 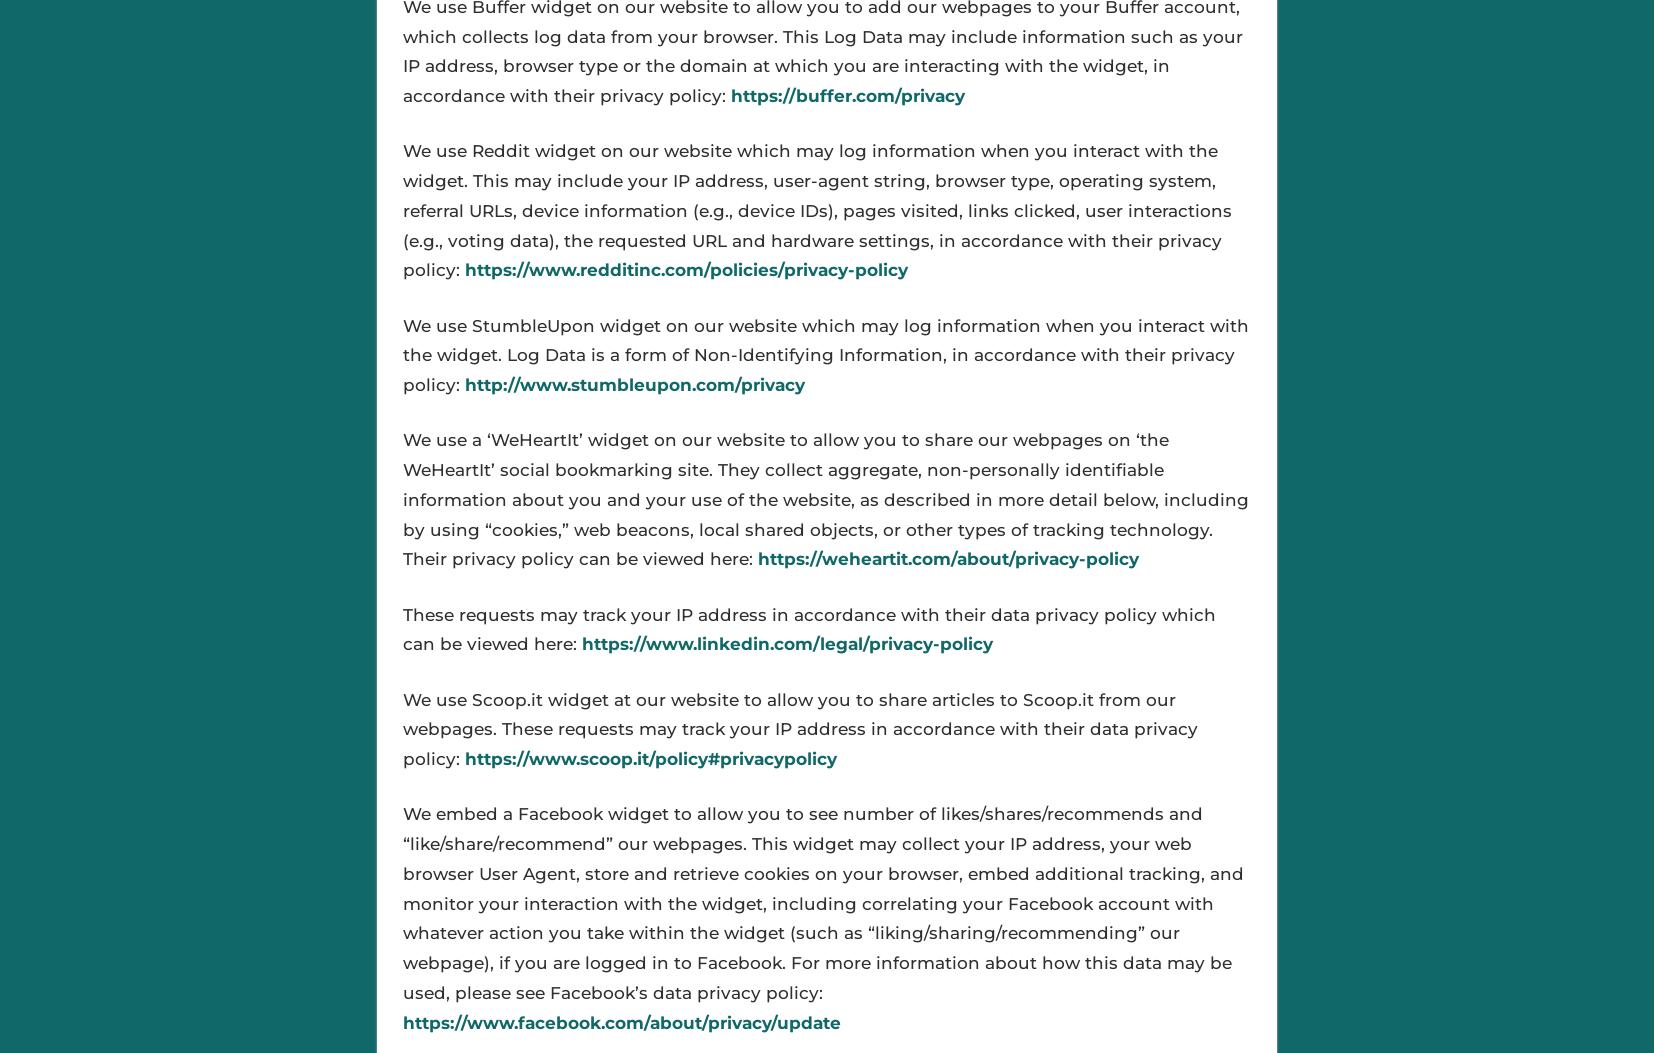 What do you see at coordinates (816, 210) in the screenshot?
I see `'We use Reddit widget on our website which may log information when you interact with the widget. This may include your IP address, user-agent string, browser type, operating system, referral URLs, device information (e.g., device IDs), pages visited, links clicked, user interactions (e.g., voting data), the requested URL and hardware settings, in accordance with their privacy policy:'` at bounding box center [816, 210].